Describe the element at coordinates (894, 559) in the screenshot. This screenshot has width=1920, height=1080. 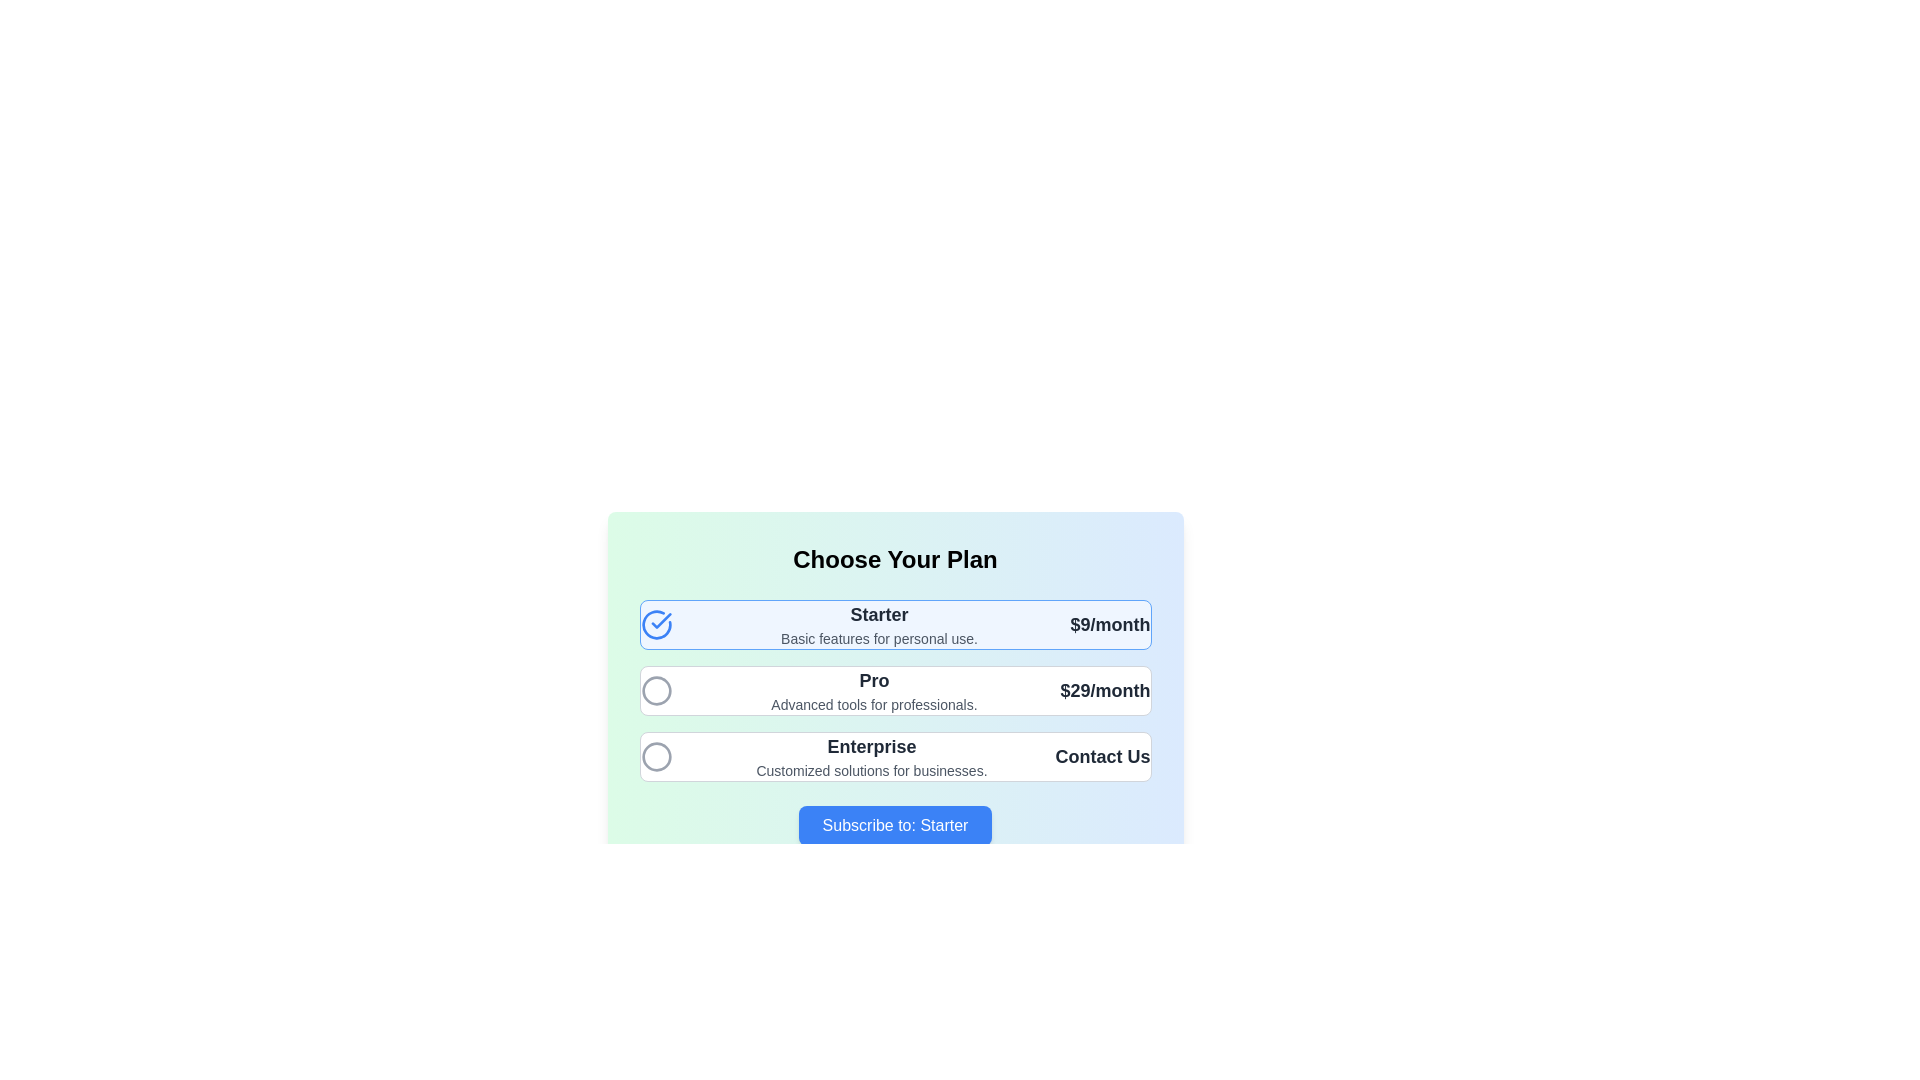
I see `displayed text 'Choose Your Plan' from the prominently styled text label at the top of the pricing card component` at that location.